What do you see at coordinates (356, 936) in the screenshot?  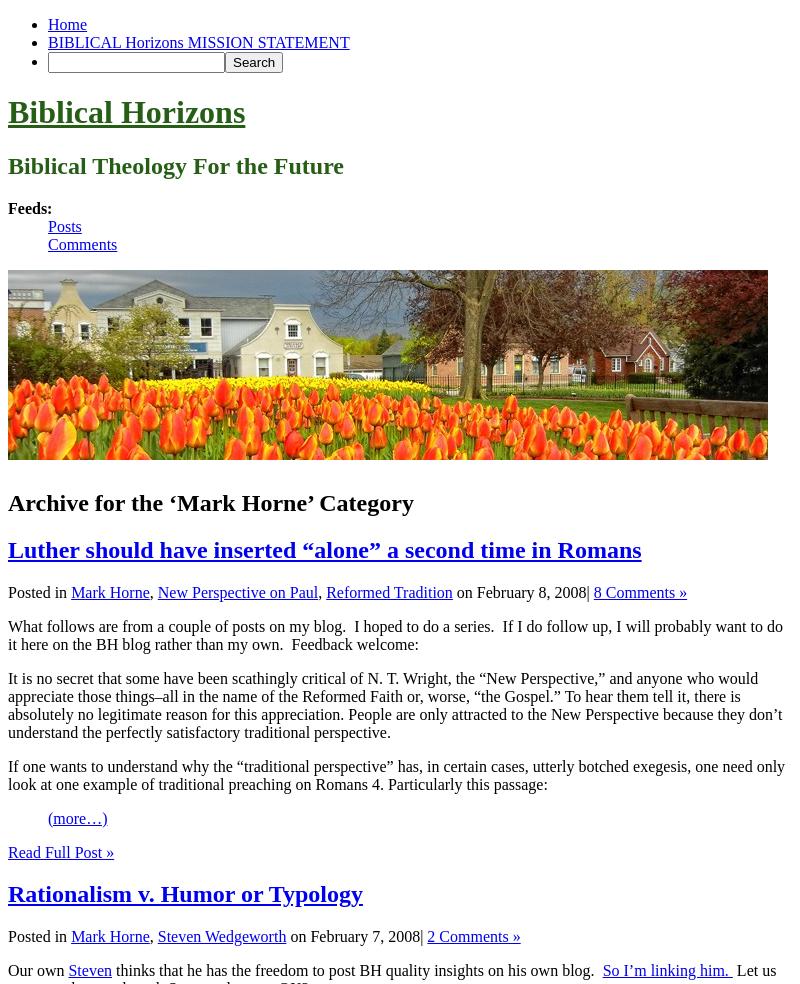 I see `'on February 7, 2008|'` at bounding box center [356, 936].